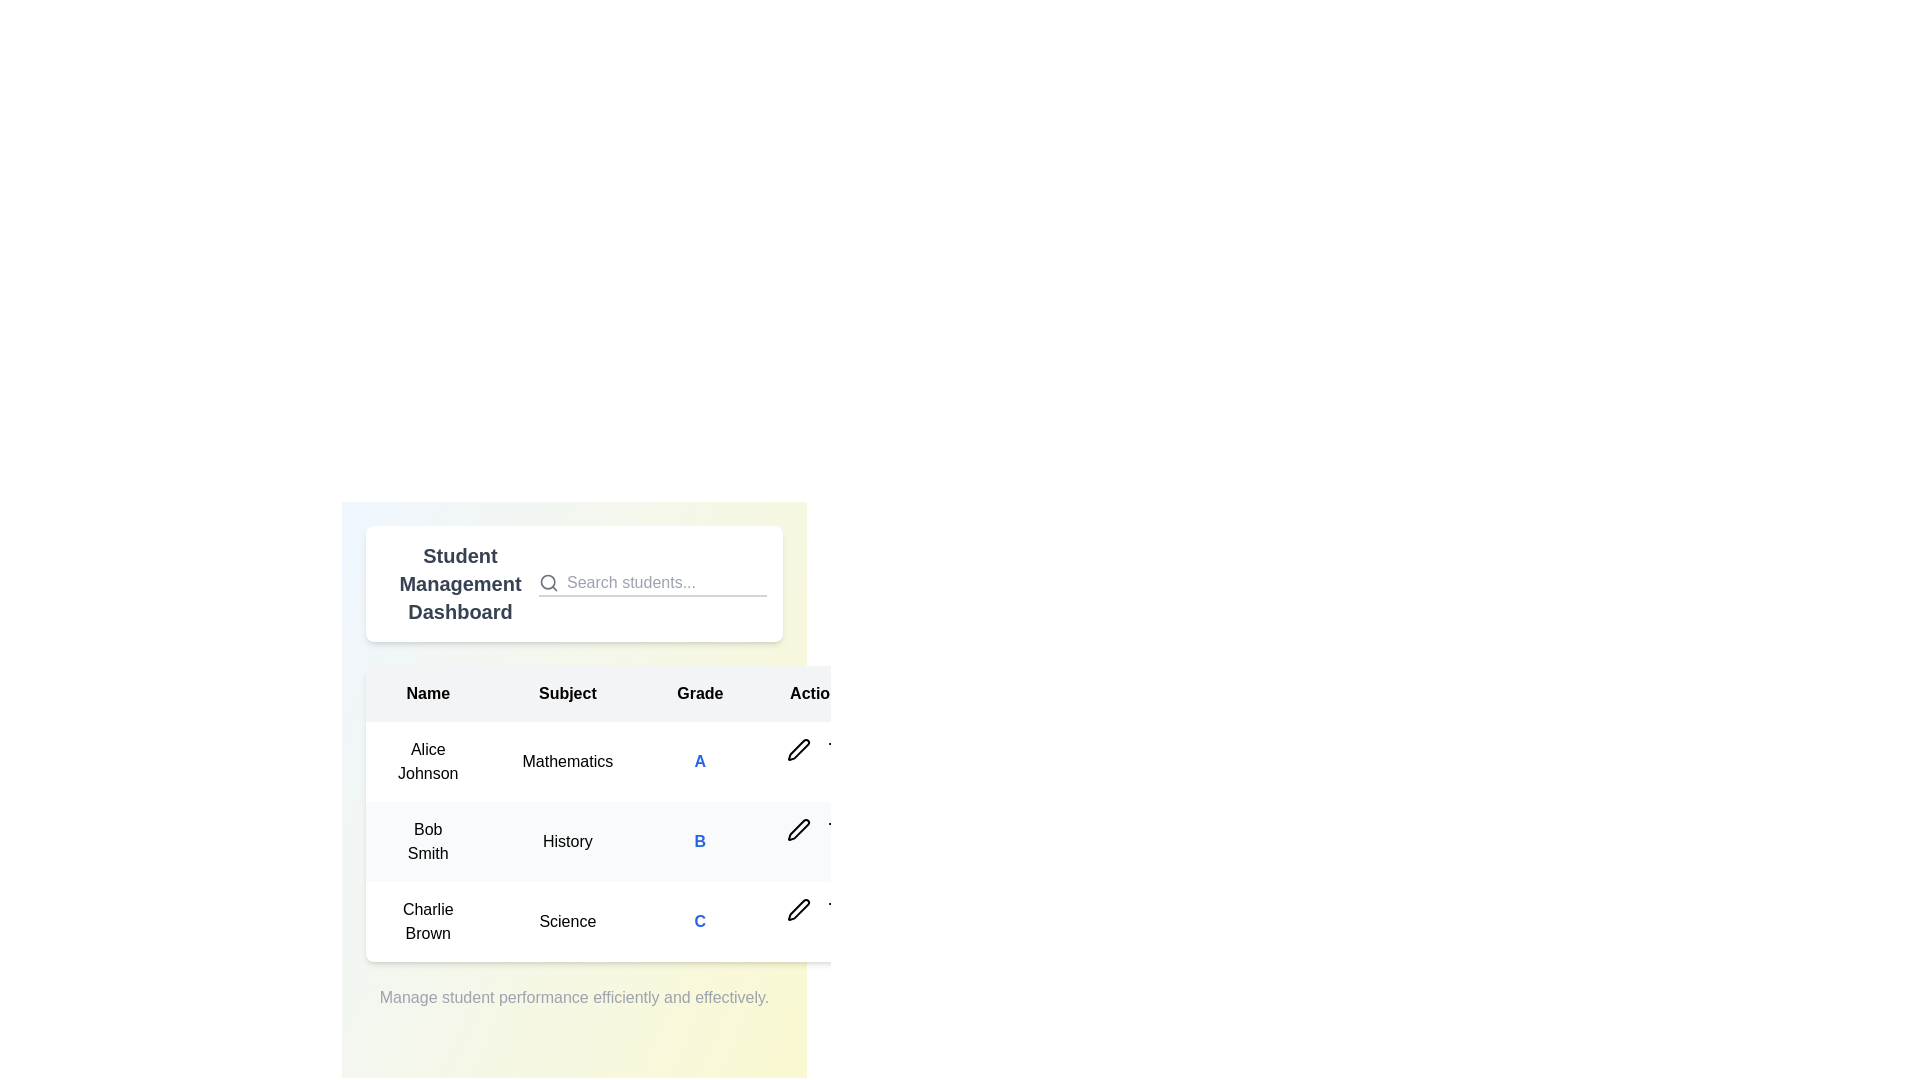  I want to click on the 'History' label in the 'Subject' column of the table for the student 'Bob Smith', so click(566, 841).